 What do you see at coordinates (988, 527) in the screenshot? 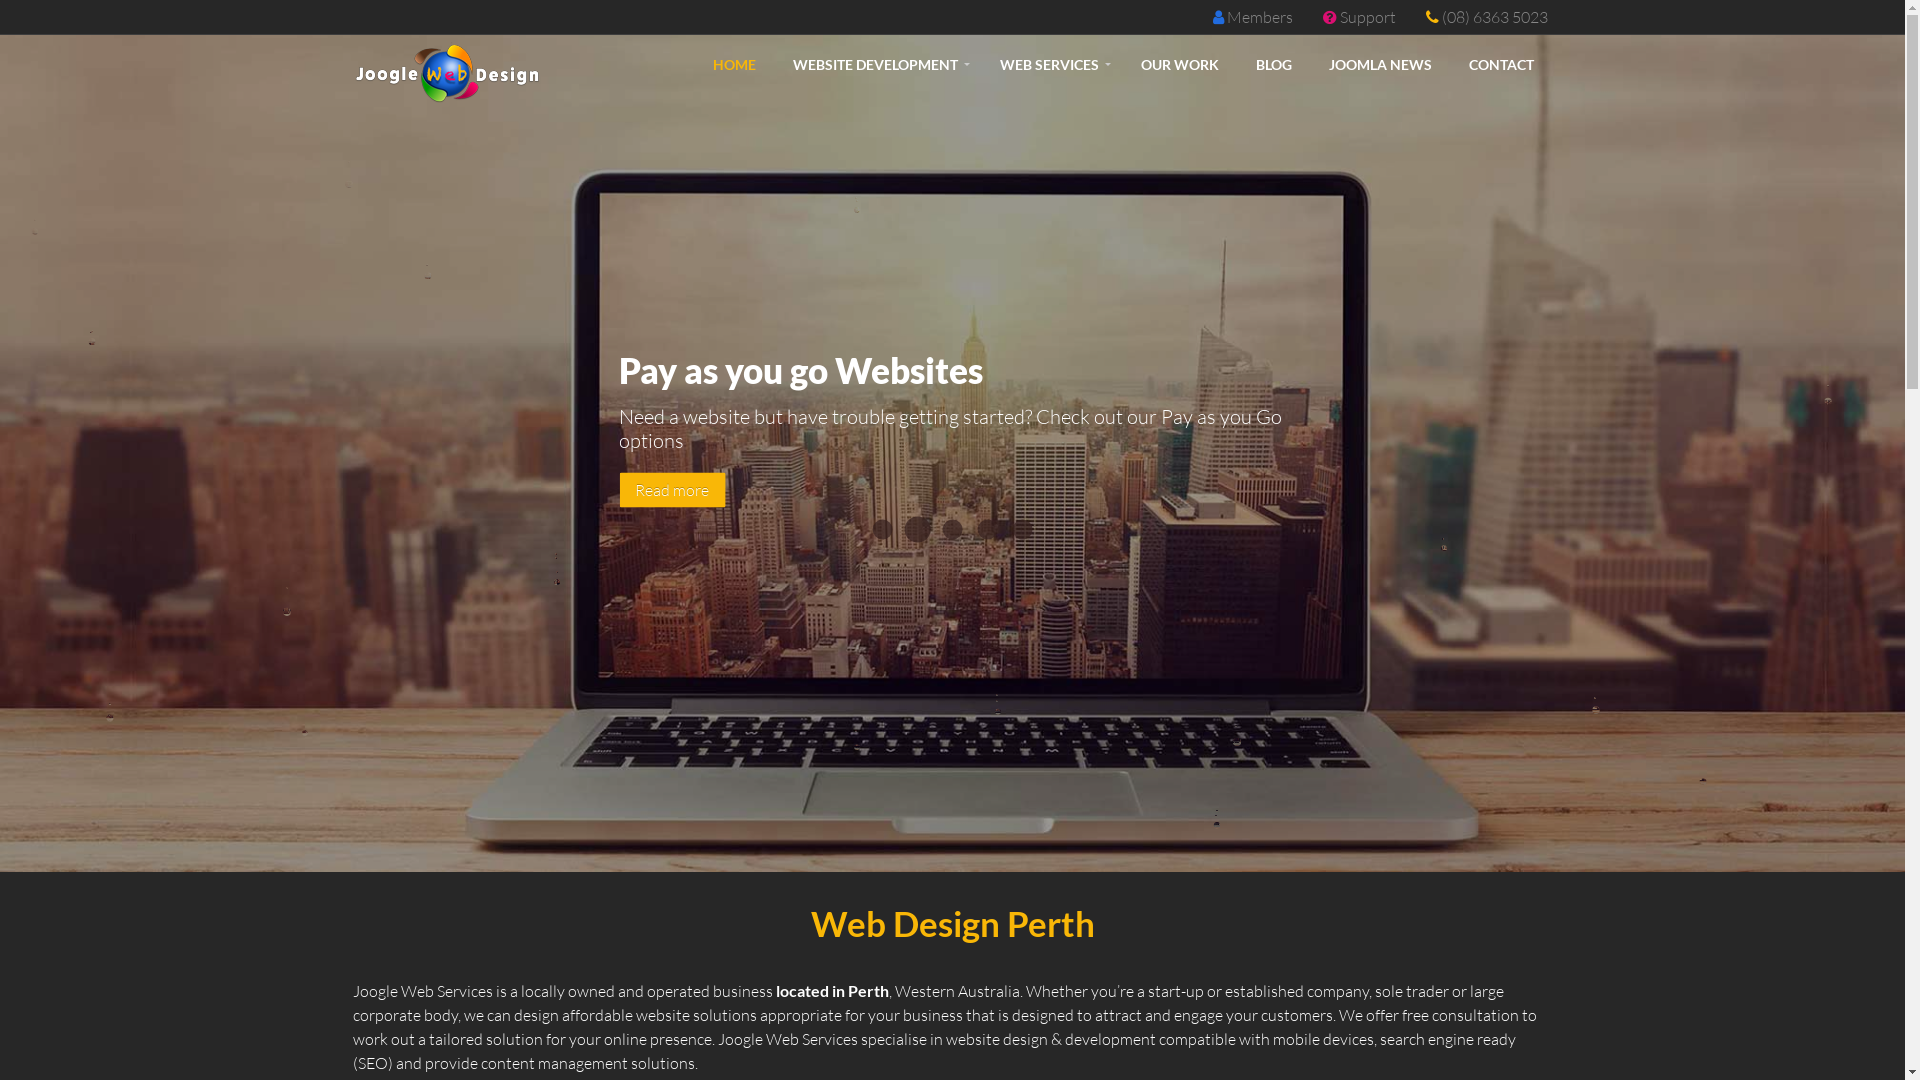
I see `'Joomla Maintenance & Security'` at bounding box center [988, 527].